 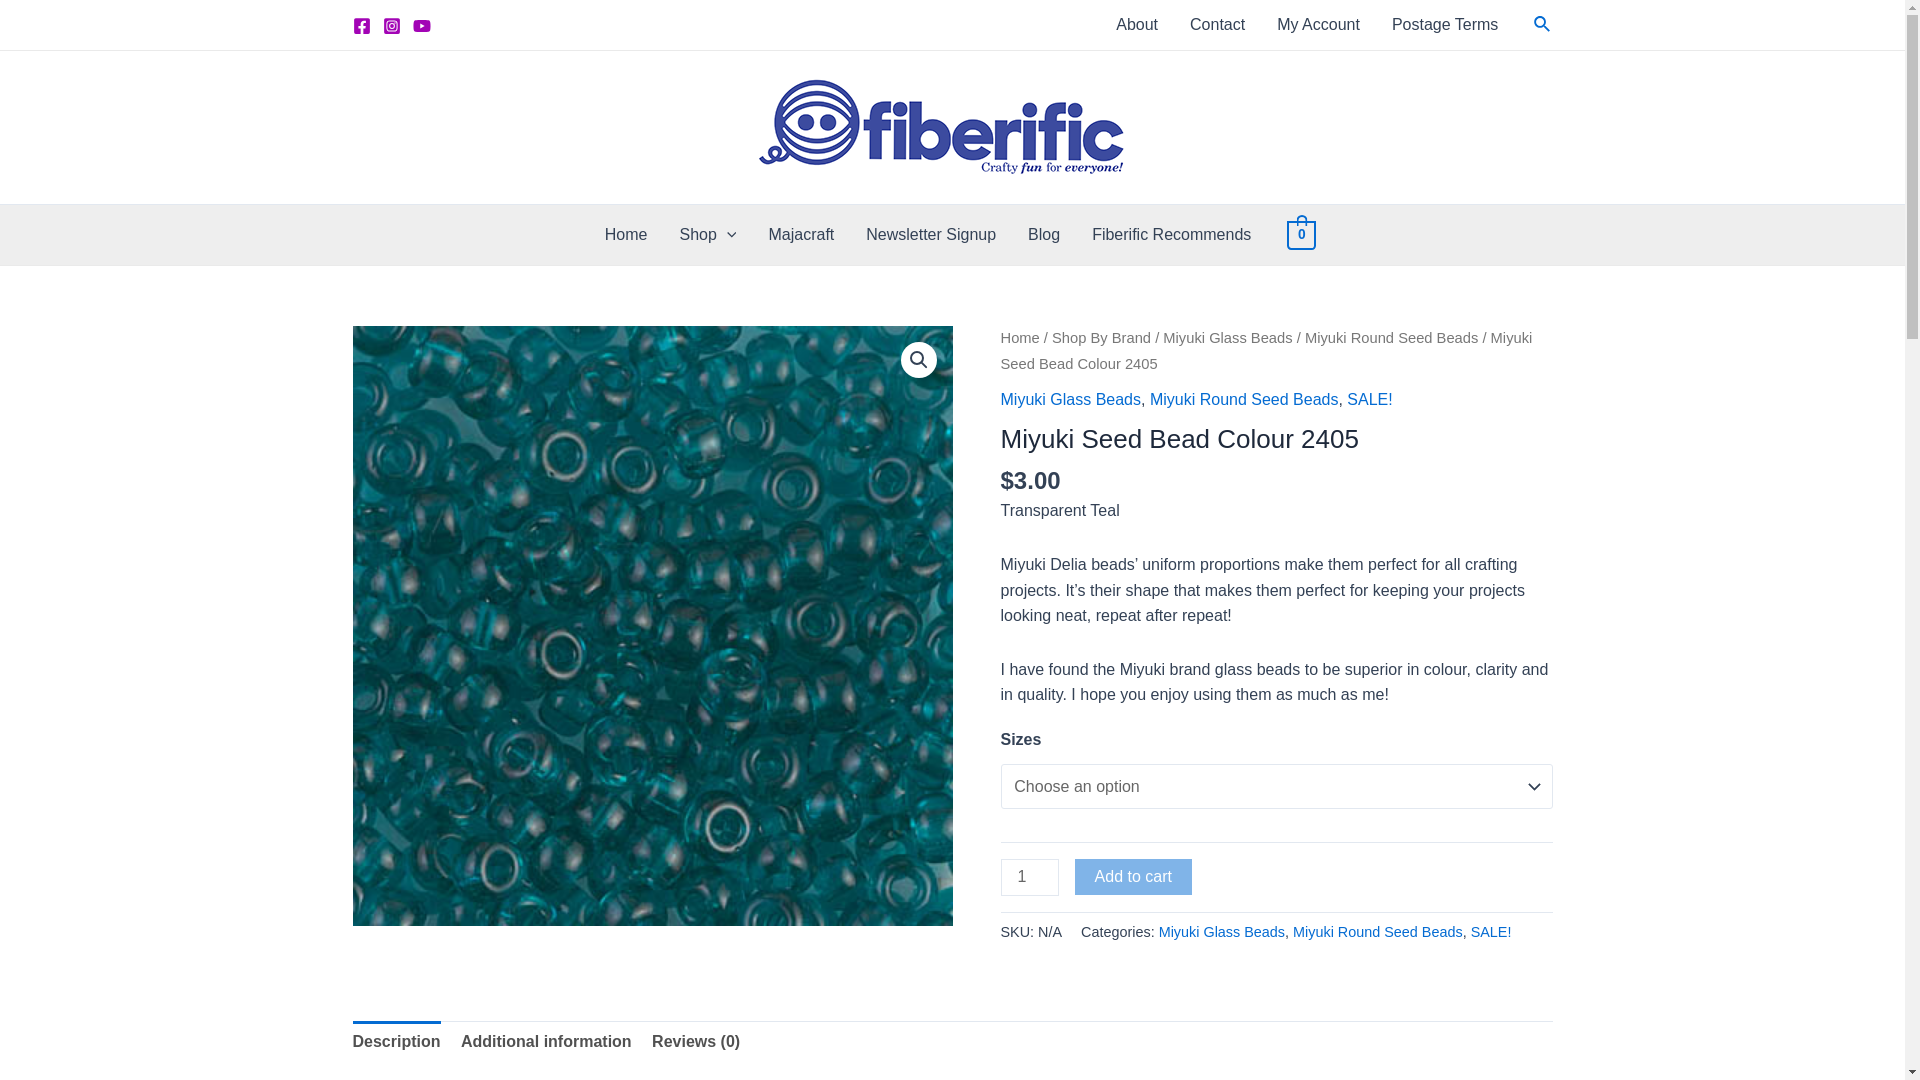 What do you see at coordinates (1368, 399) in the screenshot?
I see `'SALE!'` at bounding box center [1368, 399].